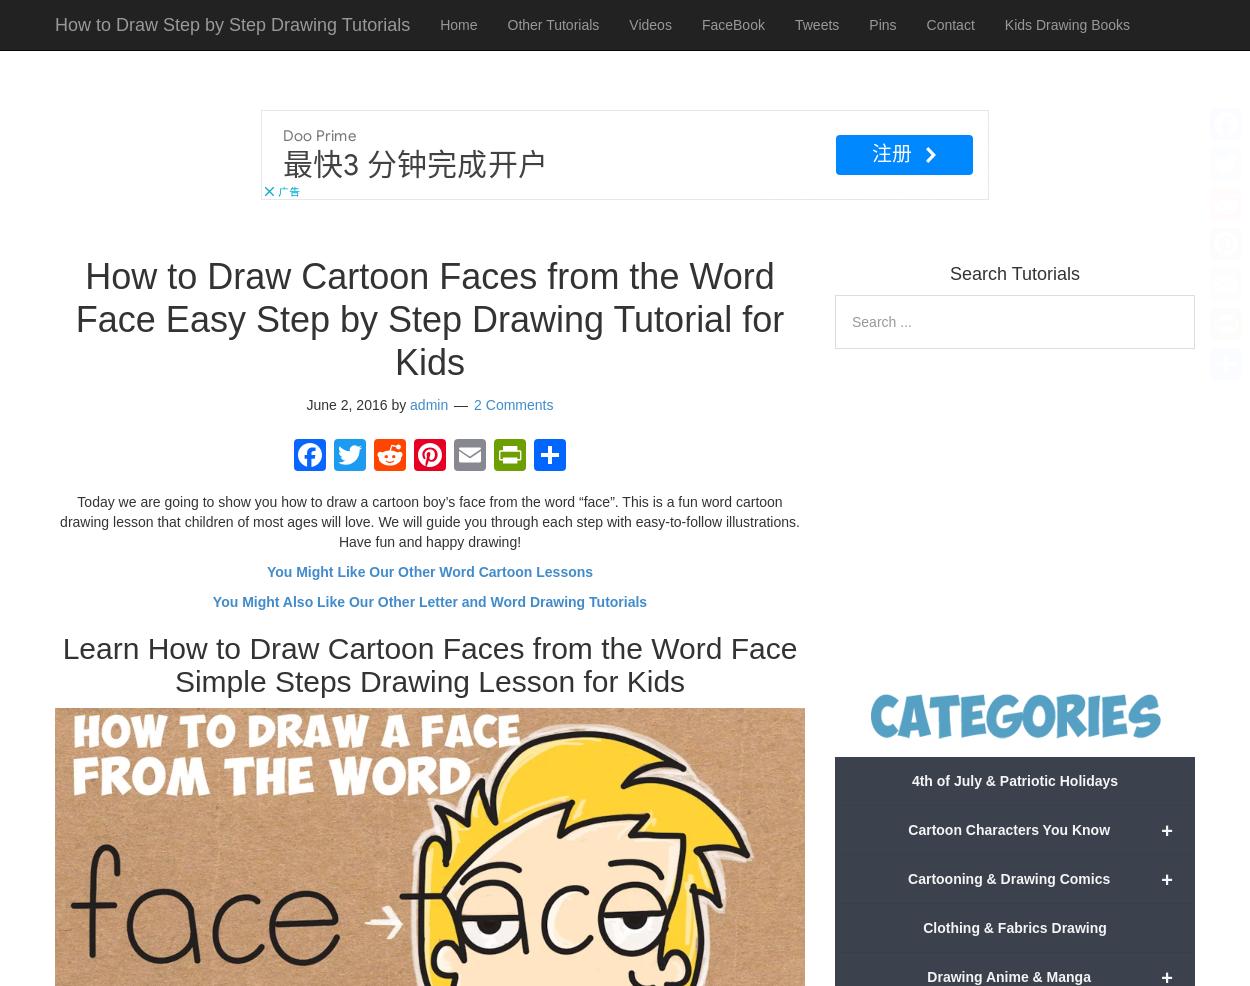  What do you see at coordinates (1014, 927) in the screenshot?
I see `'Clothing & Fabrics Drawing'` at bounding box center [1014, 927].